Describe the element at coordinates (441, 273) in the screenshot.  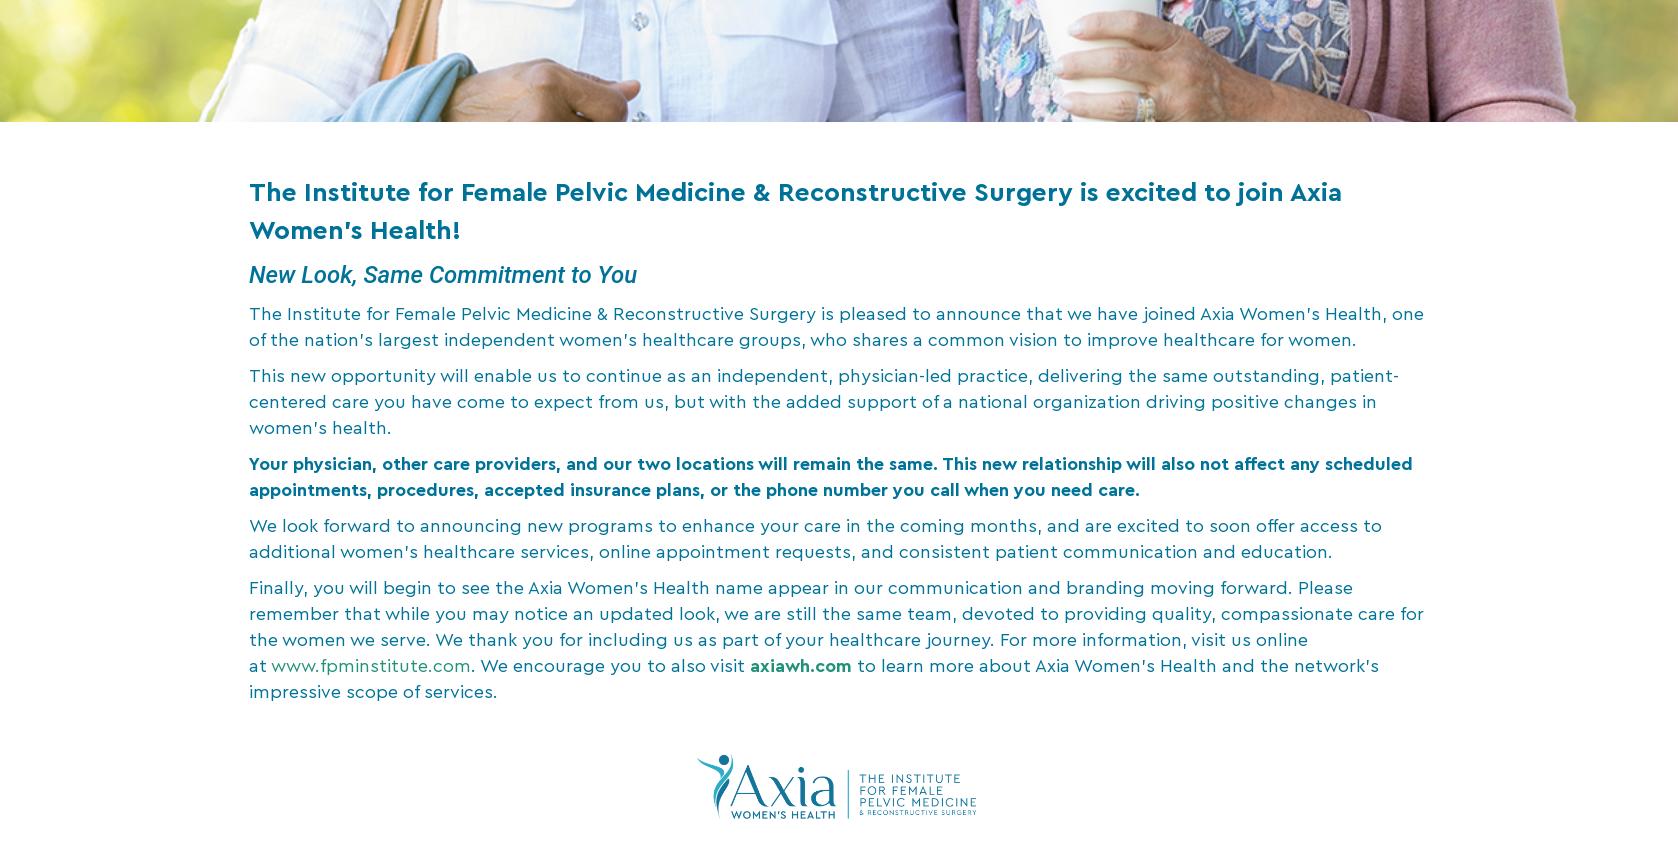
I see `'New Look, Same Commitment to You'` at that location.